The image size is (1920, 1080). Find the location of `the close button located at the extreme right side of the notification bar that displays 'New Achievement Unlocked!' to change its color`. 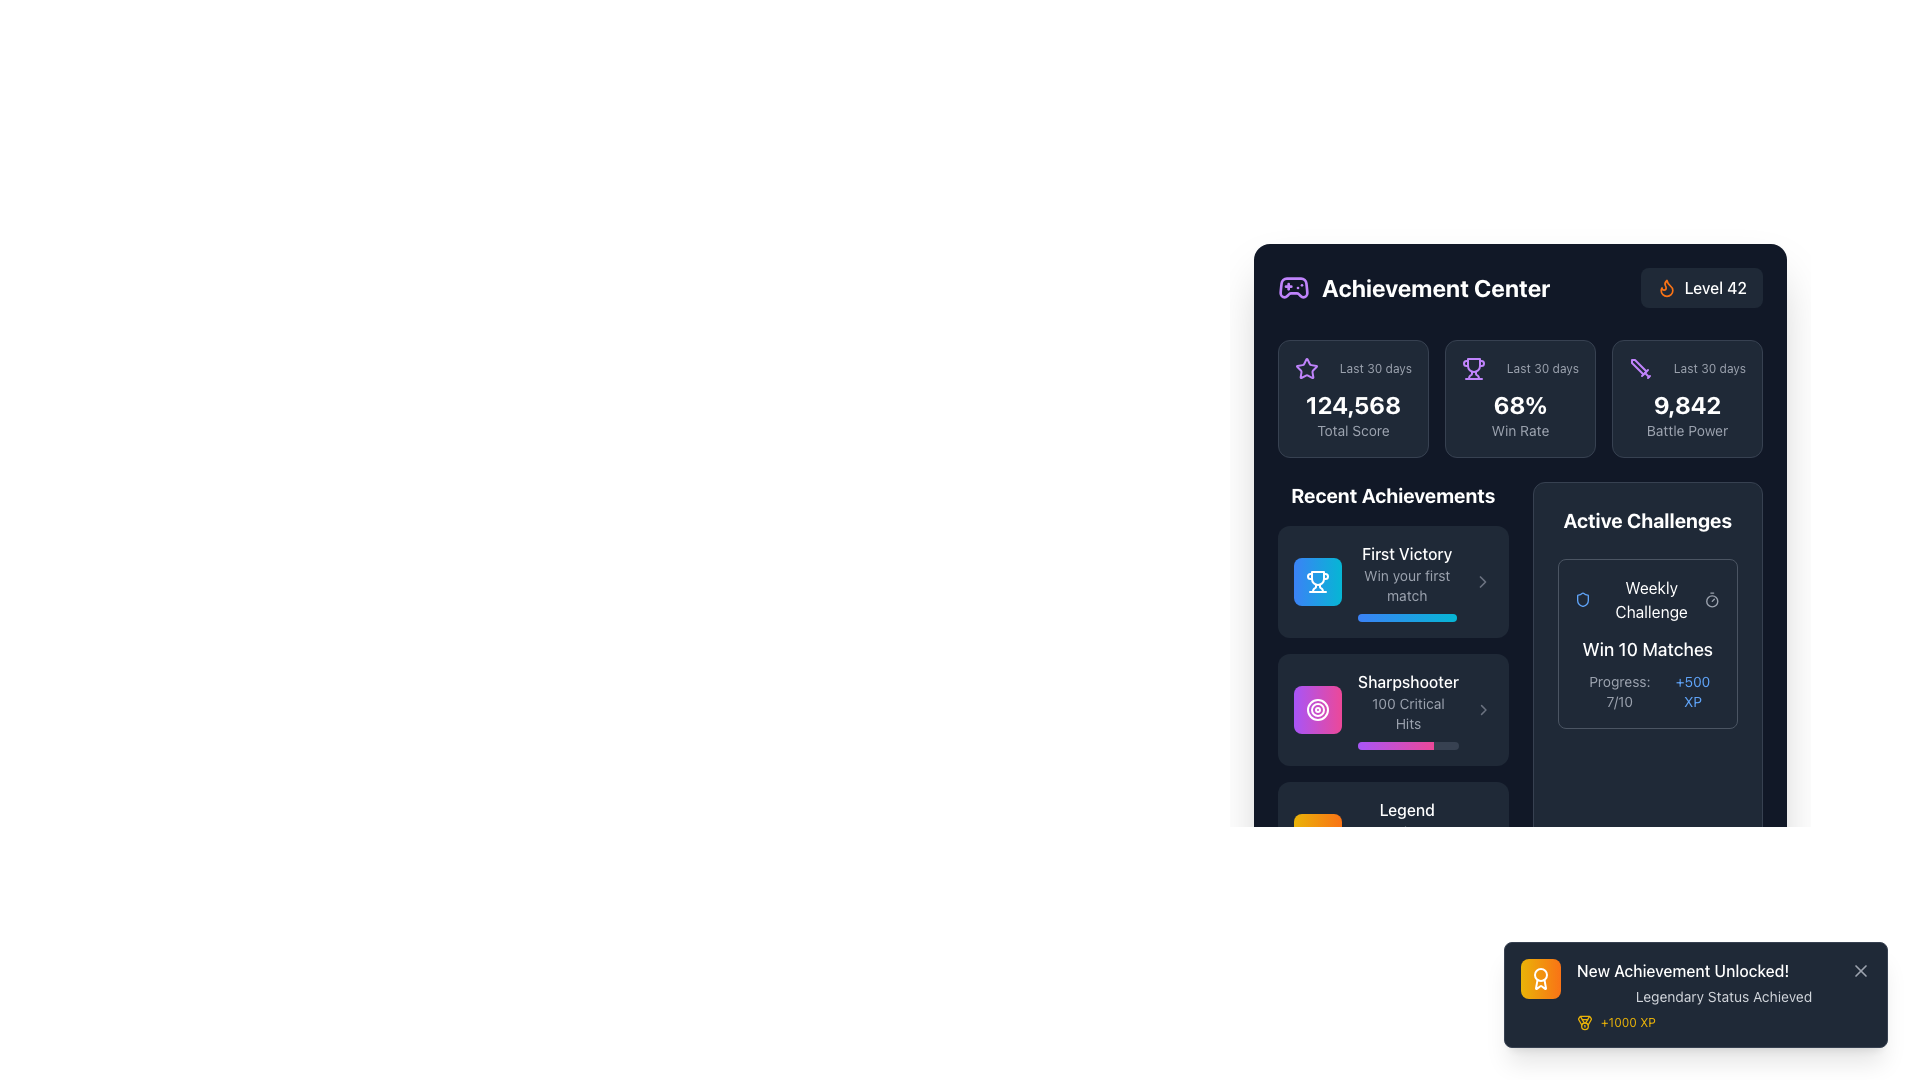

the close button located at the extreme right side of the notification bar that displays 'New Achievement Unlocked!' to change its color is located at coordinates (1860, 970).